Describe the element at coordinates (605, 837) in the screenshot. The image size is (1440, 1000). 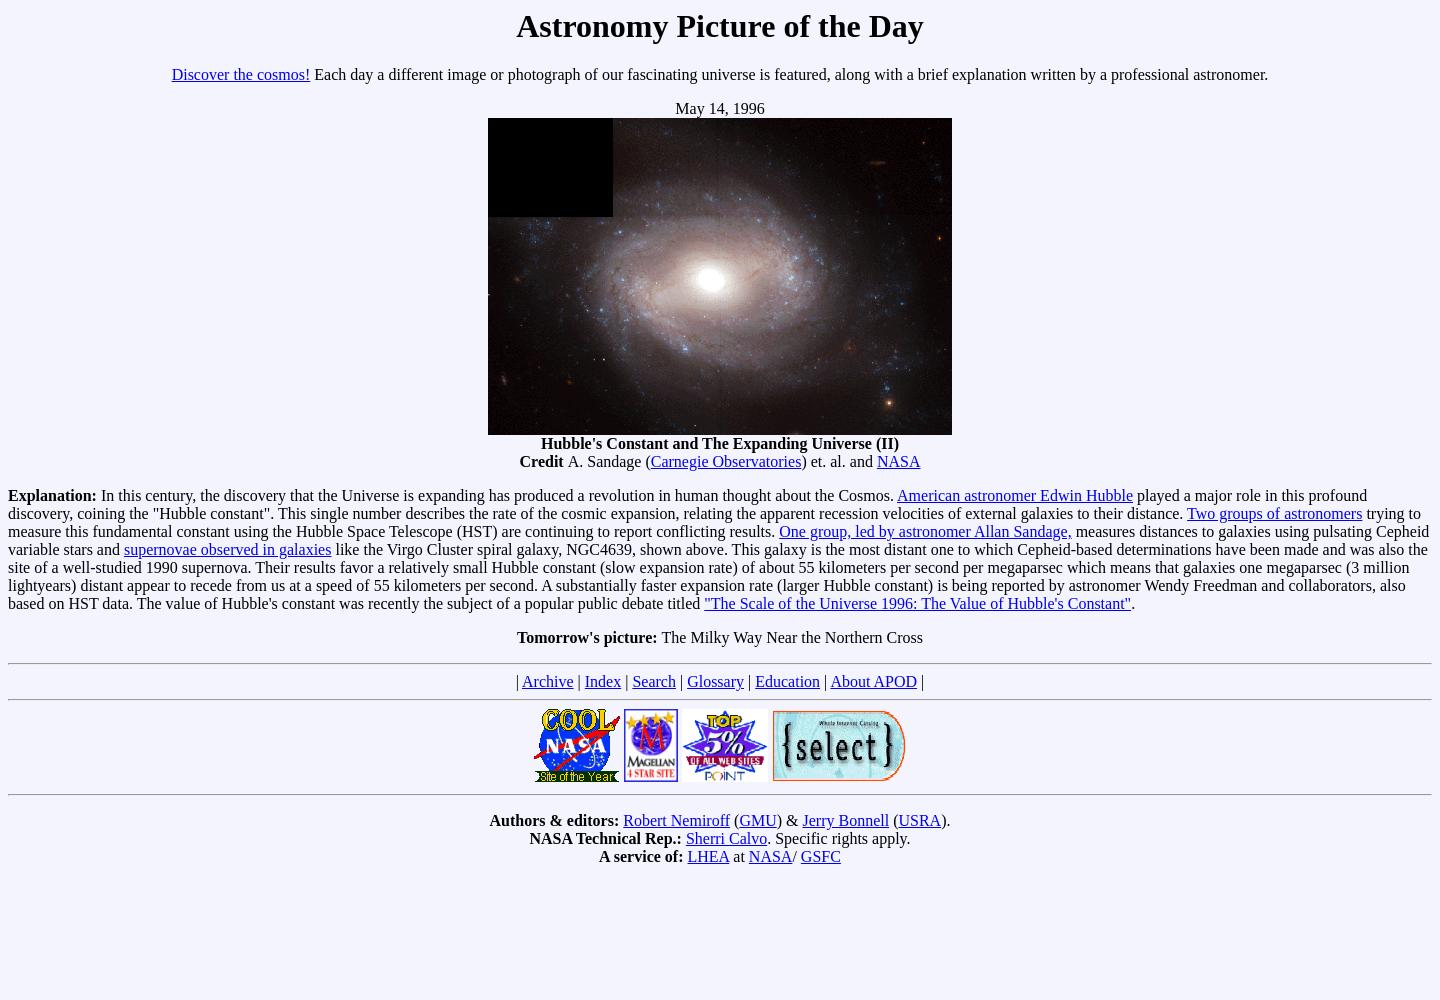
I see `'NASA Technical Rep.:'` at that location.